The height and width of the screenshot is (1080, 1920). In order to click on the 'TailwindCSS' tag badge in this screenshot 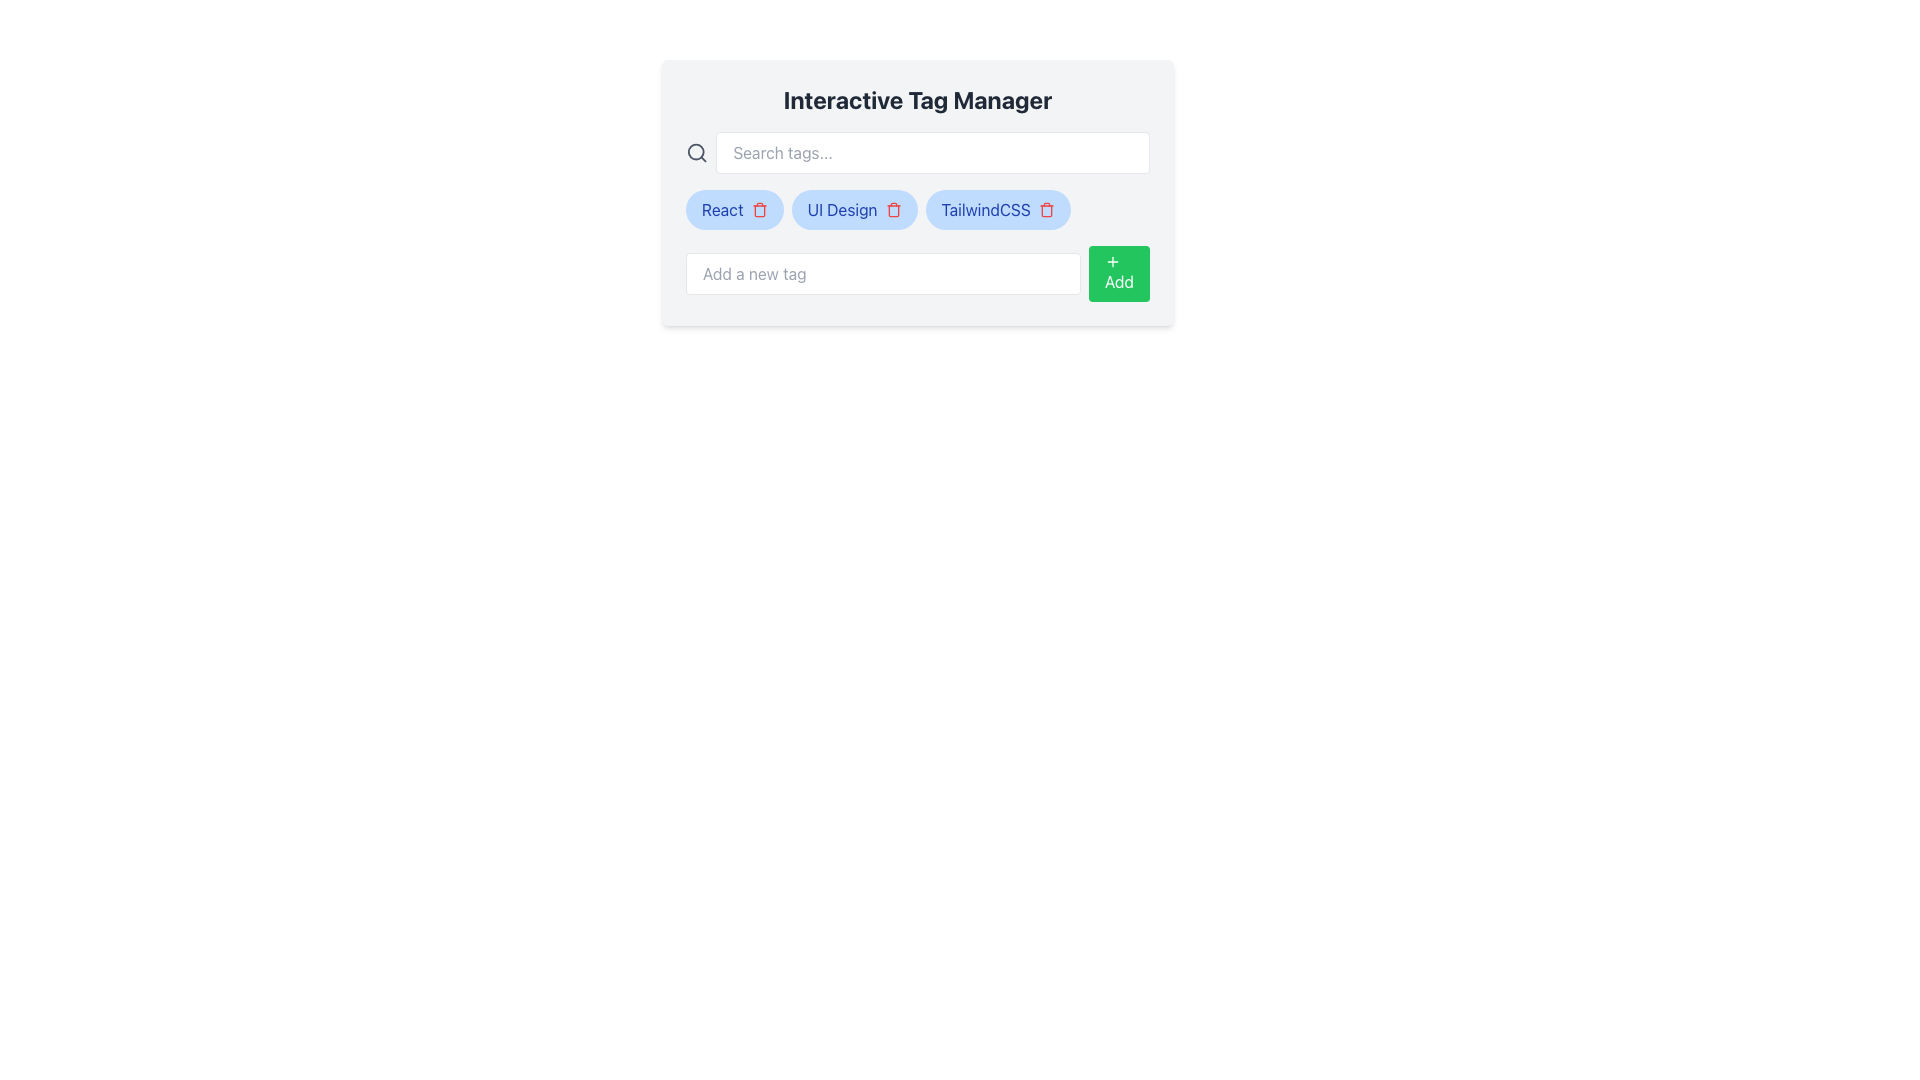, I will do `click(998, 209)`.